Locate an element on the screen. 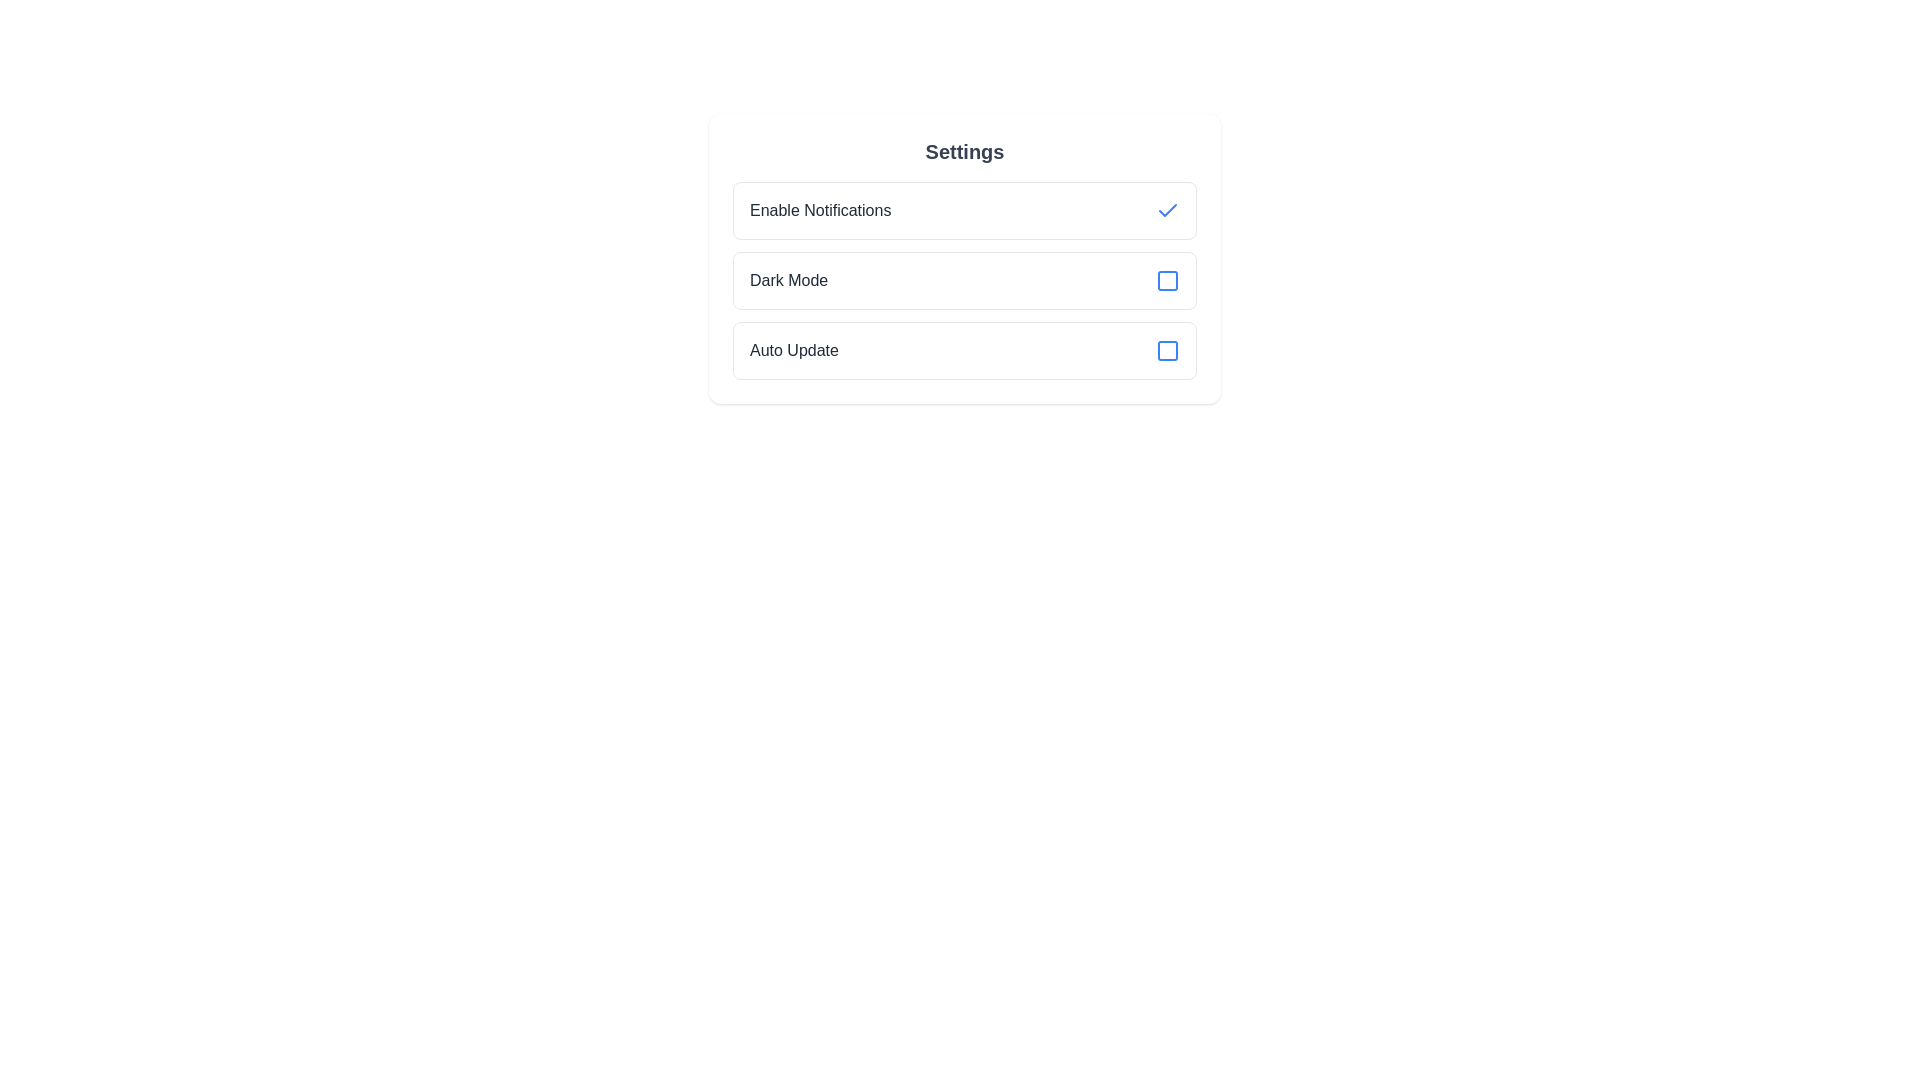 Image resolution: width=1920 pixels, height=1080 pixels. the 'Dark Mode' option in the settings list is located at coordinates (964, 281).